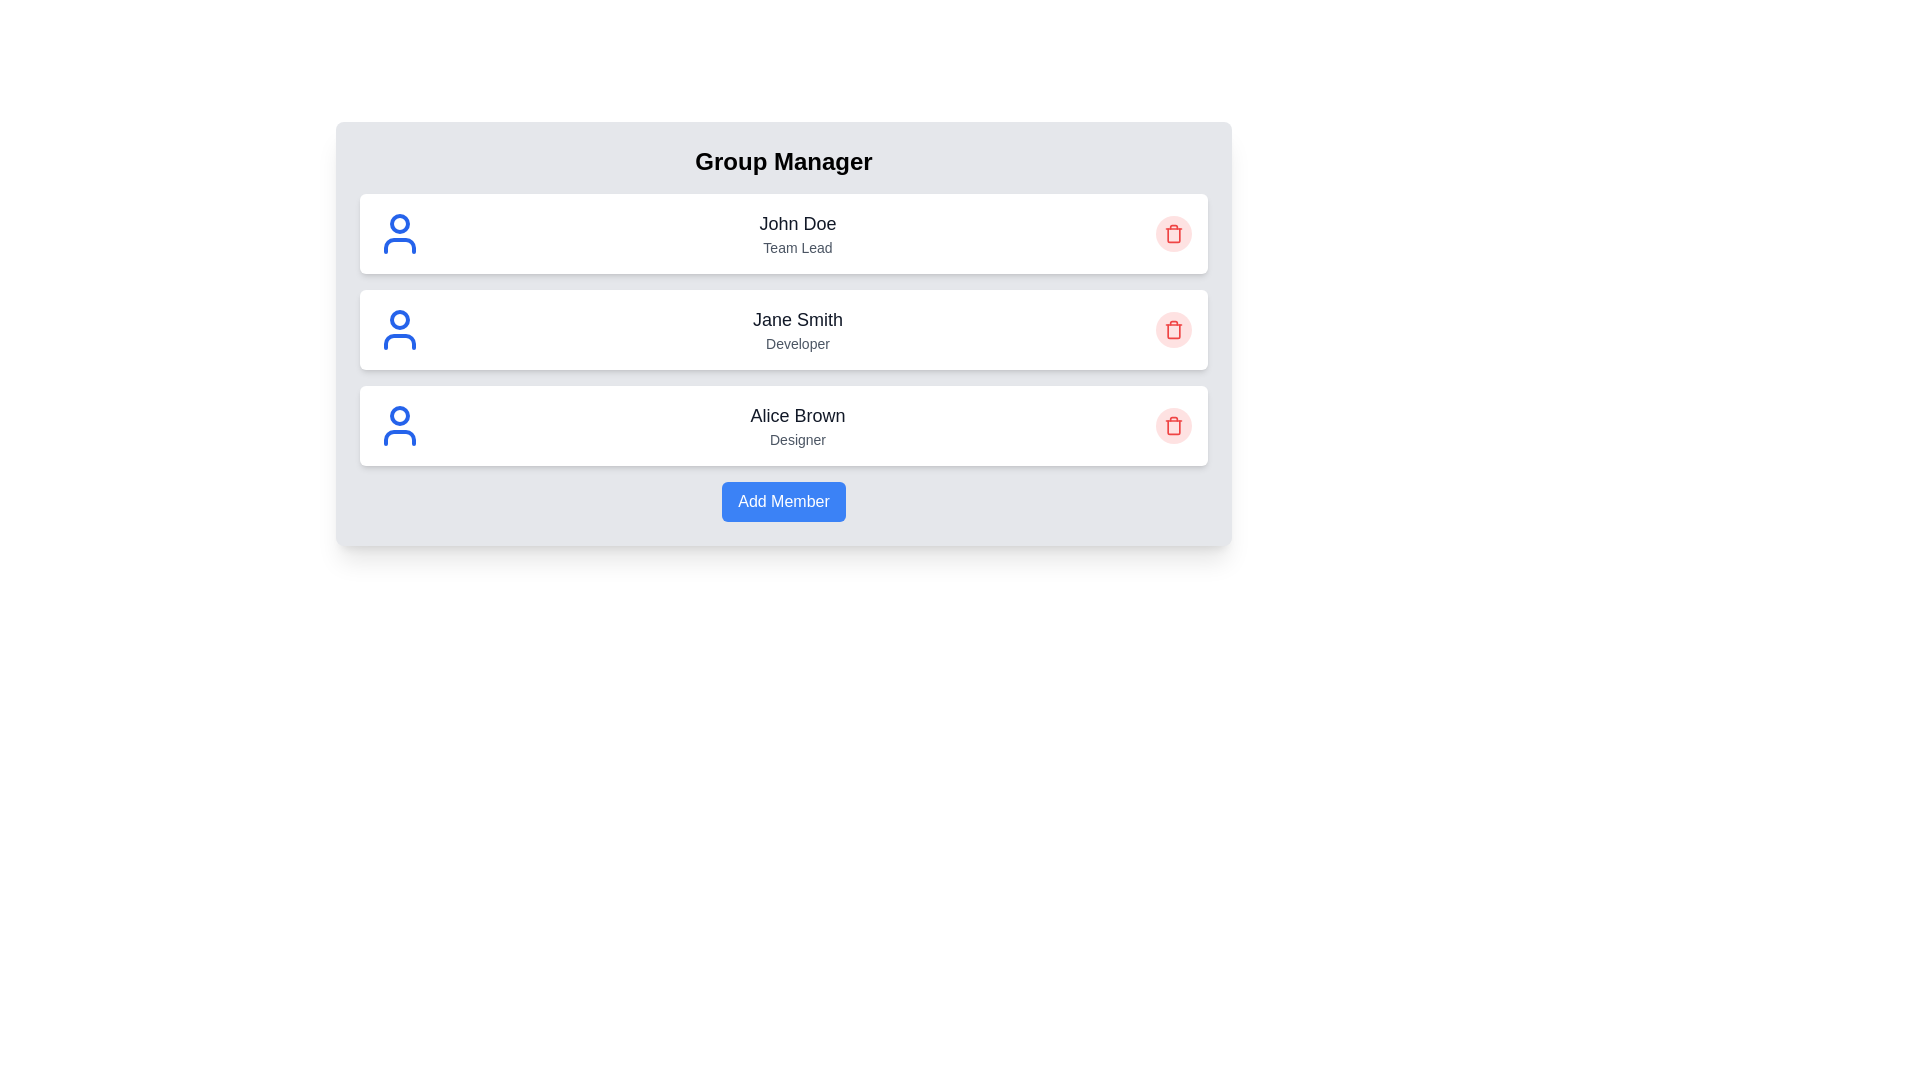 This screenshot has width=1920, height=1080. I want to click on the bottom portion of the user icon representing 'Alice Brown - Designer' in the SVG image, so click(399, 437).